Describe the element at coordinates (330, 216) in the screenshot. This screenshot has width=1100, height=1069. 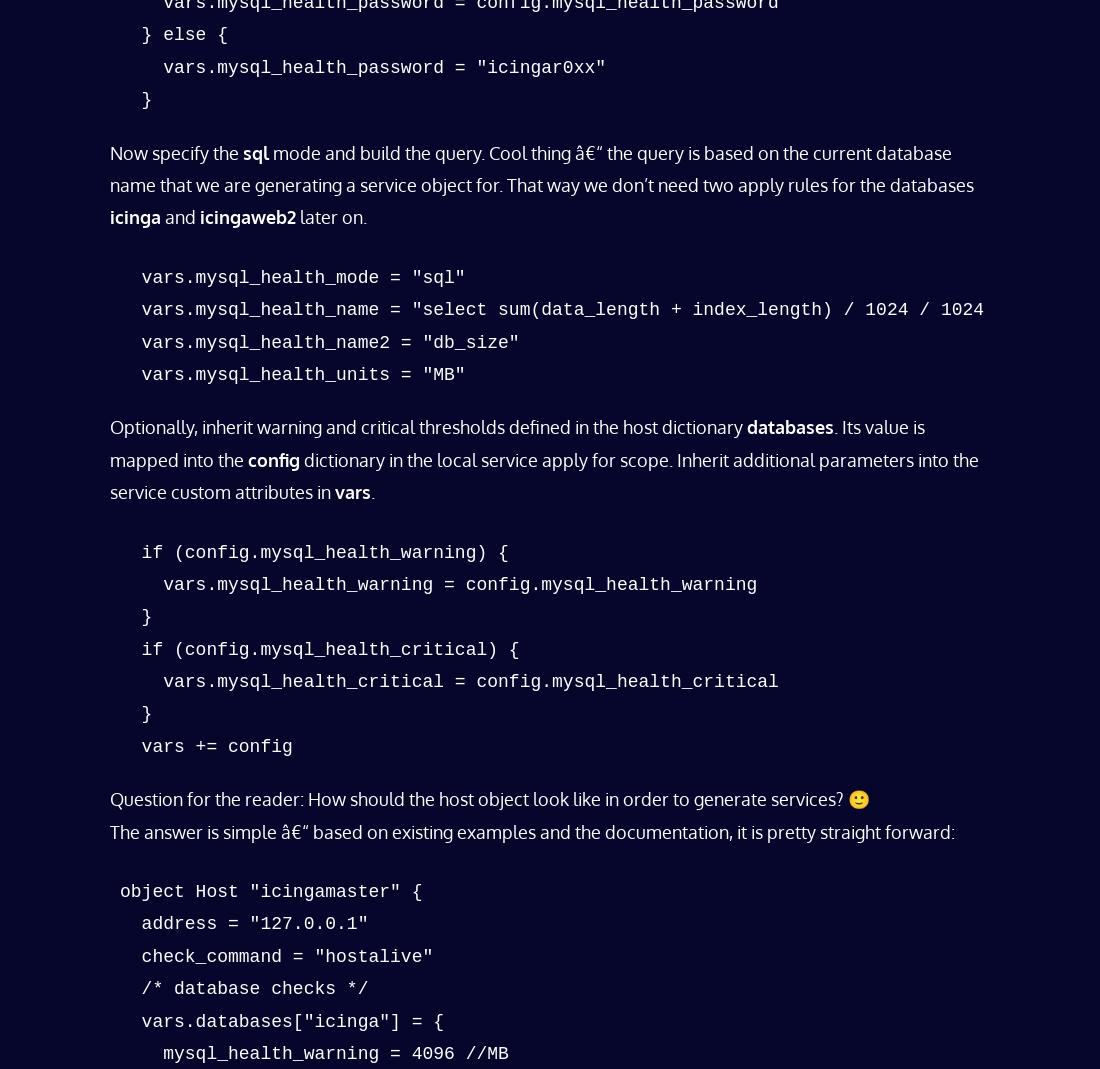
I see `'later on.'` at that location.